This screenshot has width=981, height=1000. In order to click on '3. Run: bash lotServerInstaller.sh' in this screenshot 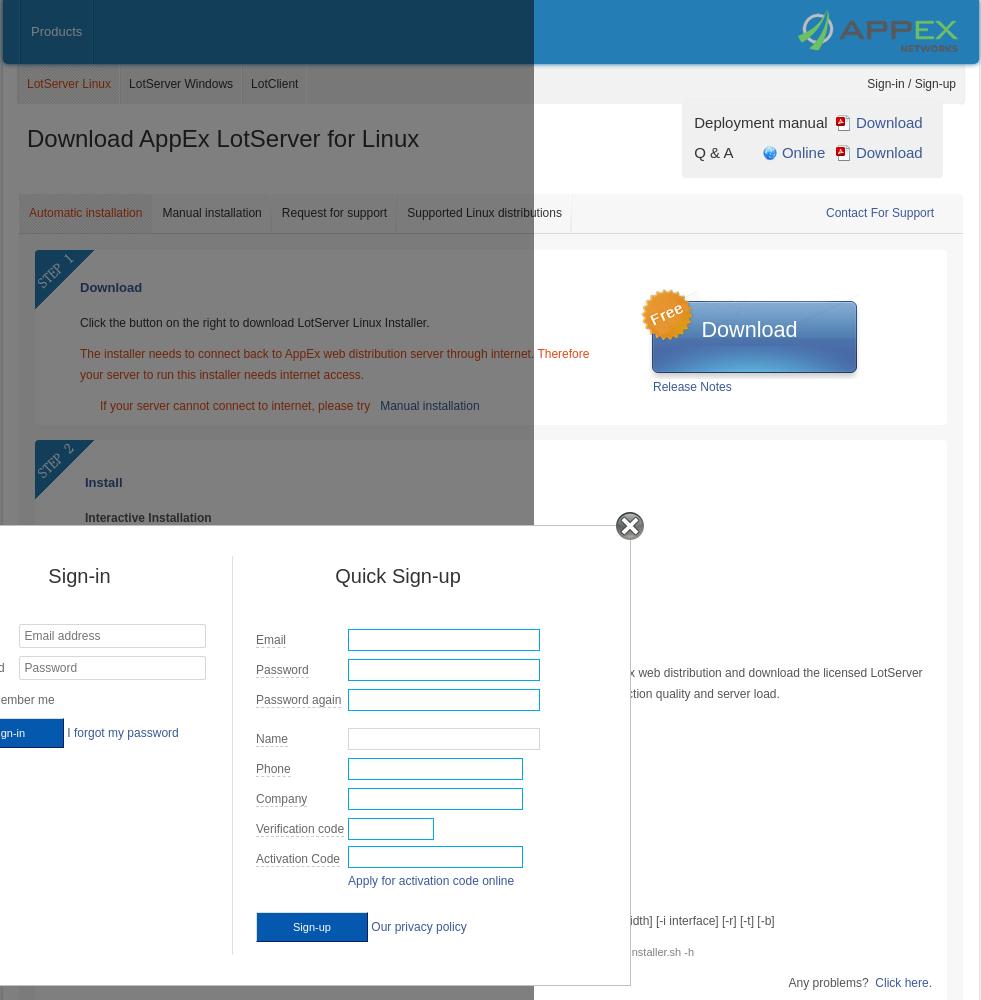, I will do `click(174, 610)`.